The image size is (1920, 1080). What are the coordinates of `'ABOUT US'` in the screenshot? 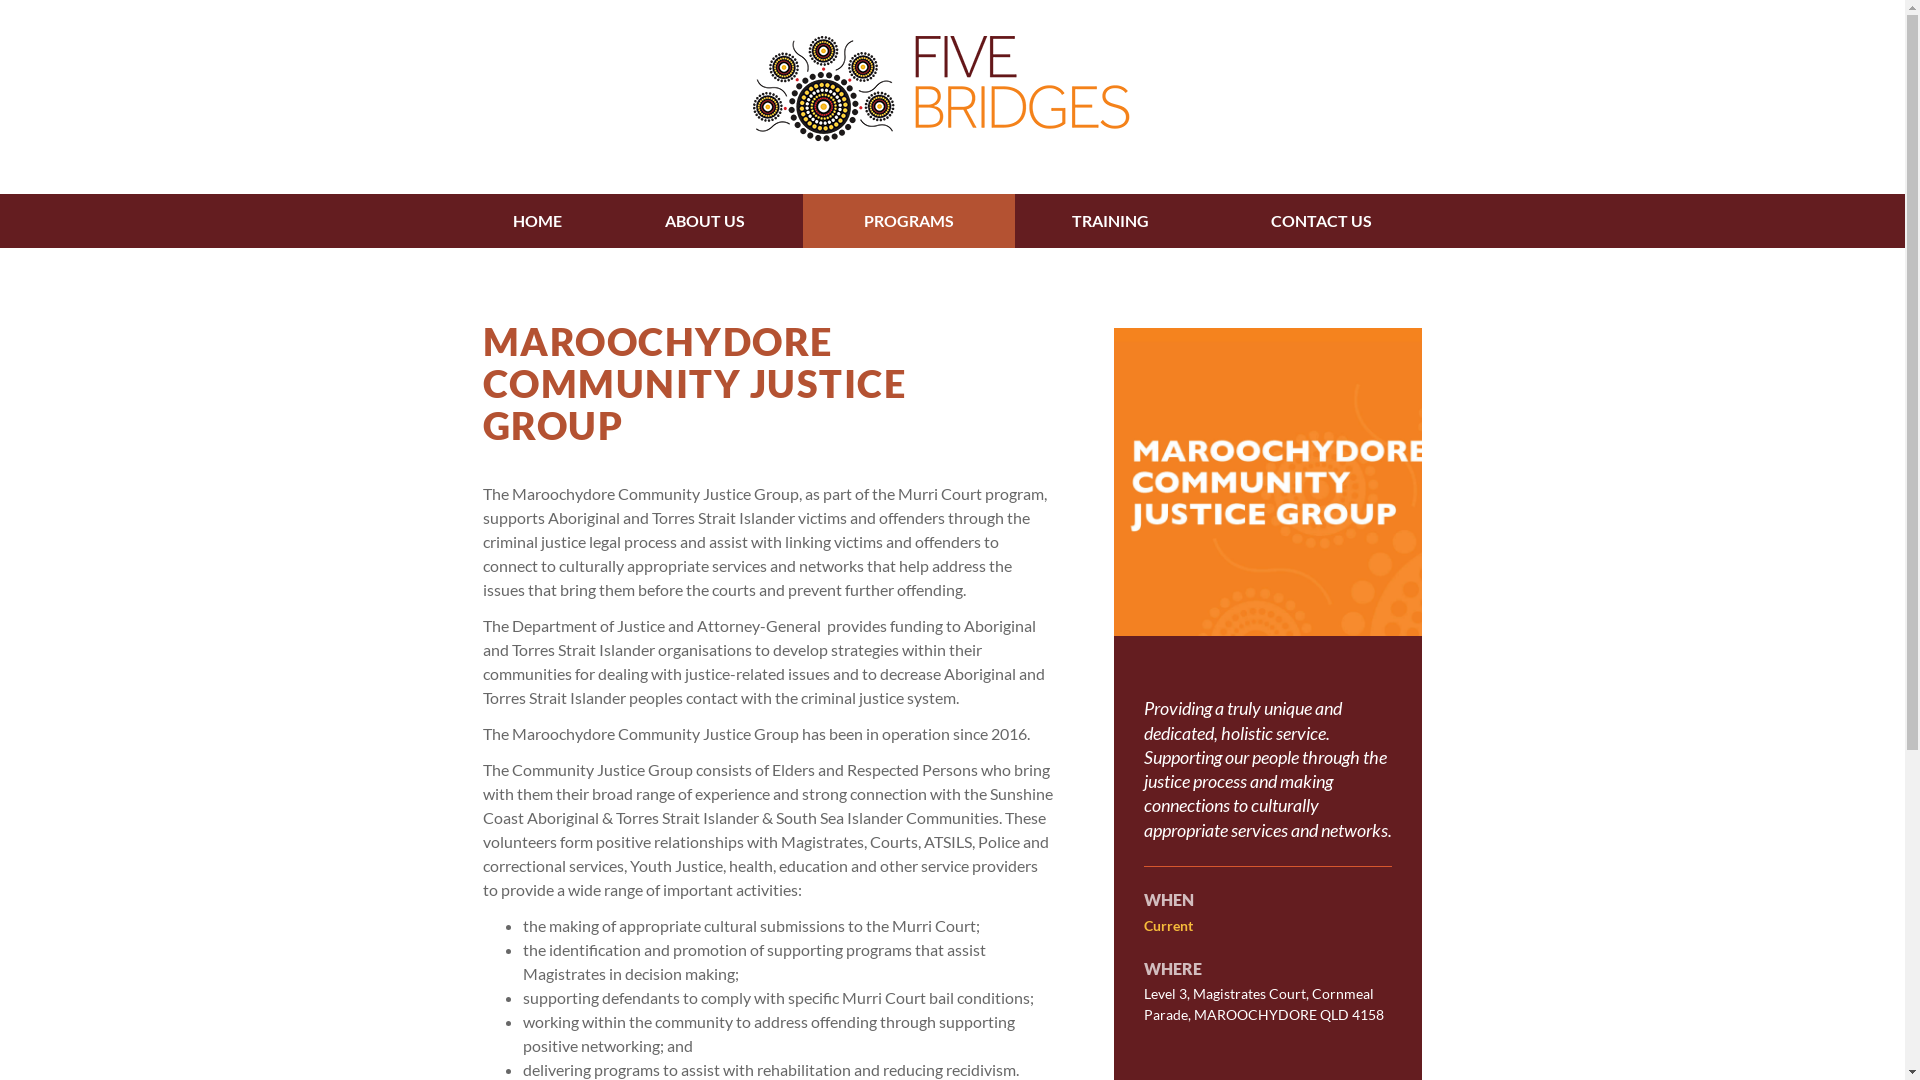 It's located at (705, 220).